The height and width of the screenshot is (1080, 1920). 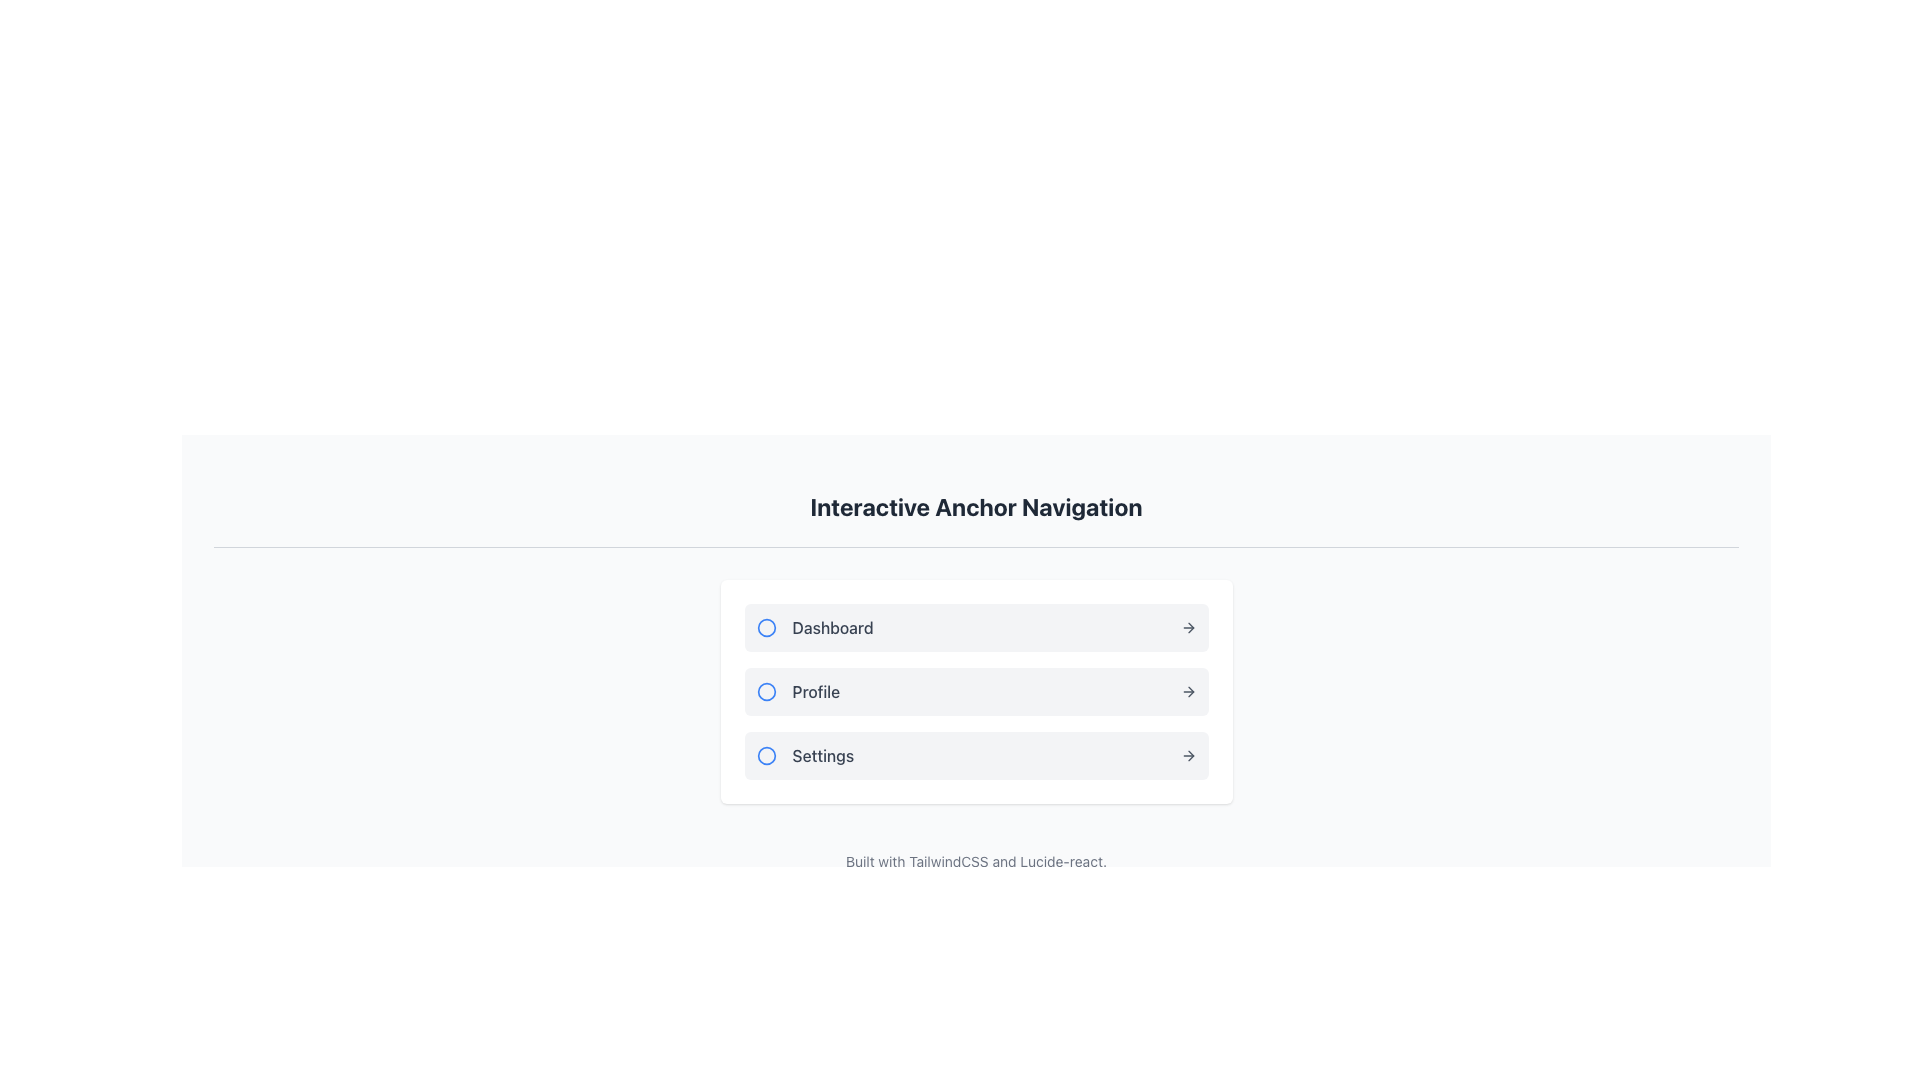 I want to click on the right arrow icon, styled with gray color, located at the rightmost end of the 'Dashboard' item in the vertical navigation list, so click(x=1188, y=627).